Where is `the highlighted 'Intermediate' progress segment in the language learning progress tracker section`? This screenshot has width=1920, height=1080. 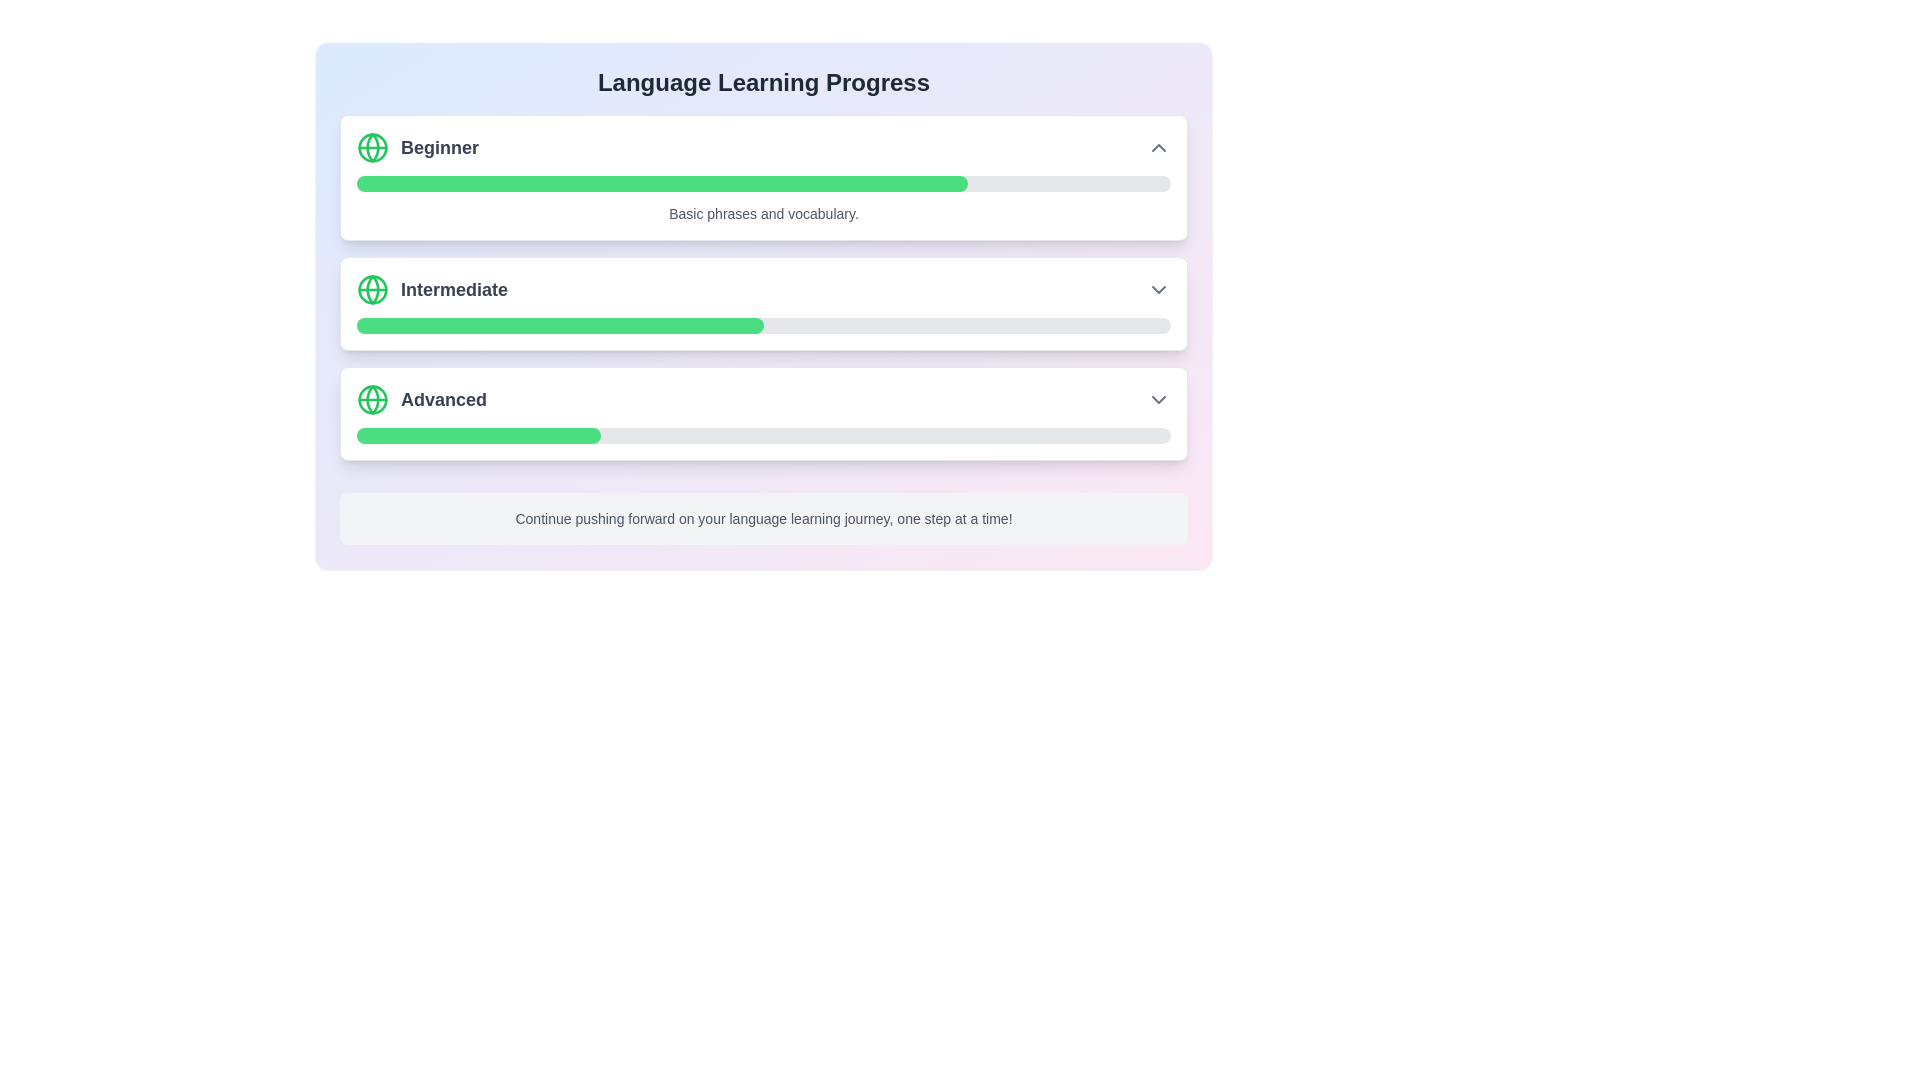 the highlighted 'Intermediate' progress segment in the language learning progress tracker section is located at coordinates (762, 305).